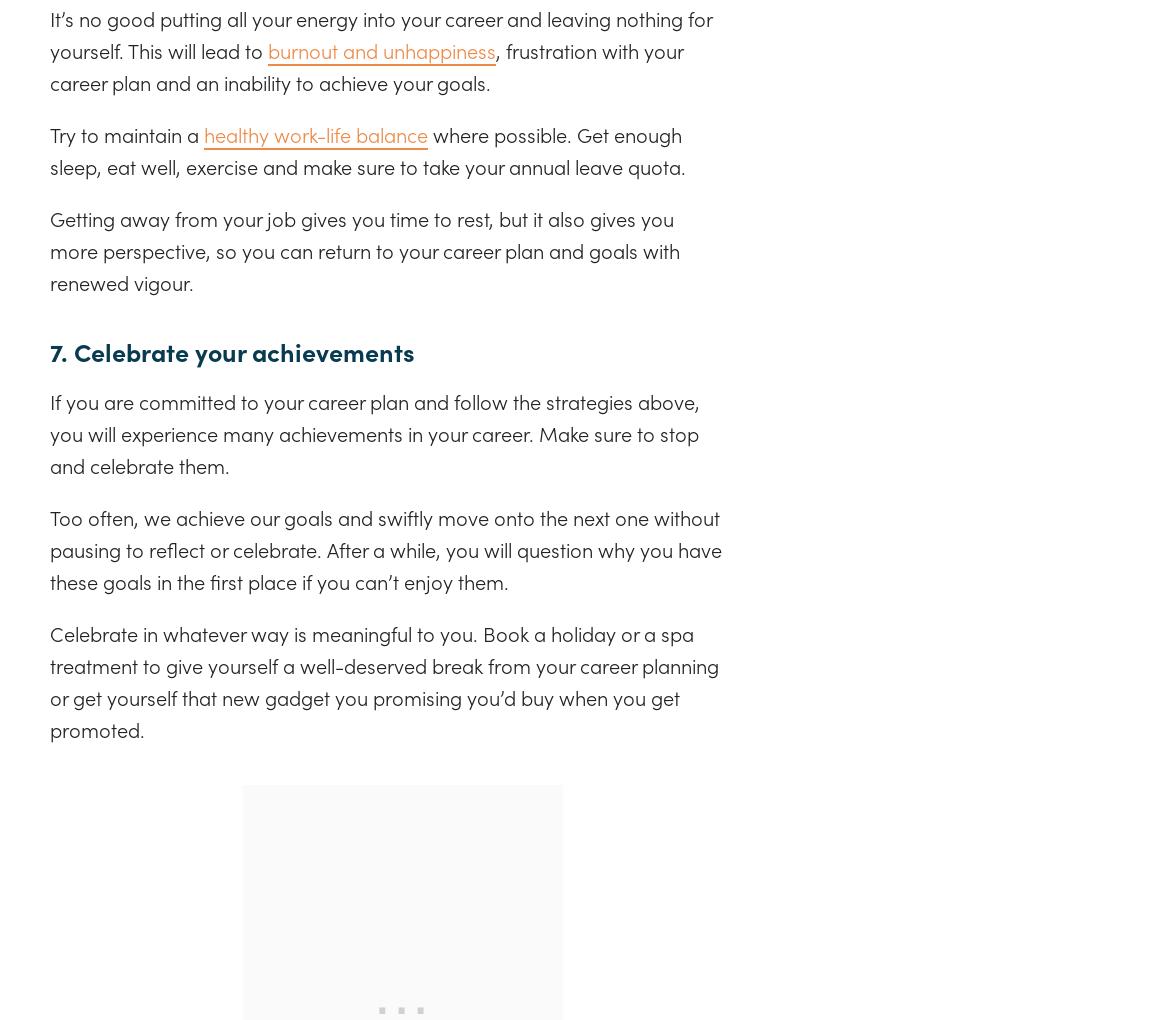 This screenshot has height=1020, width=1150. I want to click on 'If you are committed to your career plan and follow the strategies above, you will experience many achievements in your career. Make sure to stop and celebrate them.', so click(375, 430).